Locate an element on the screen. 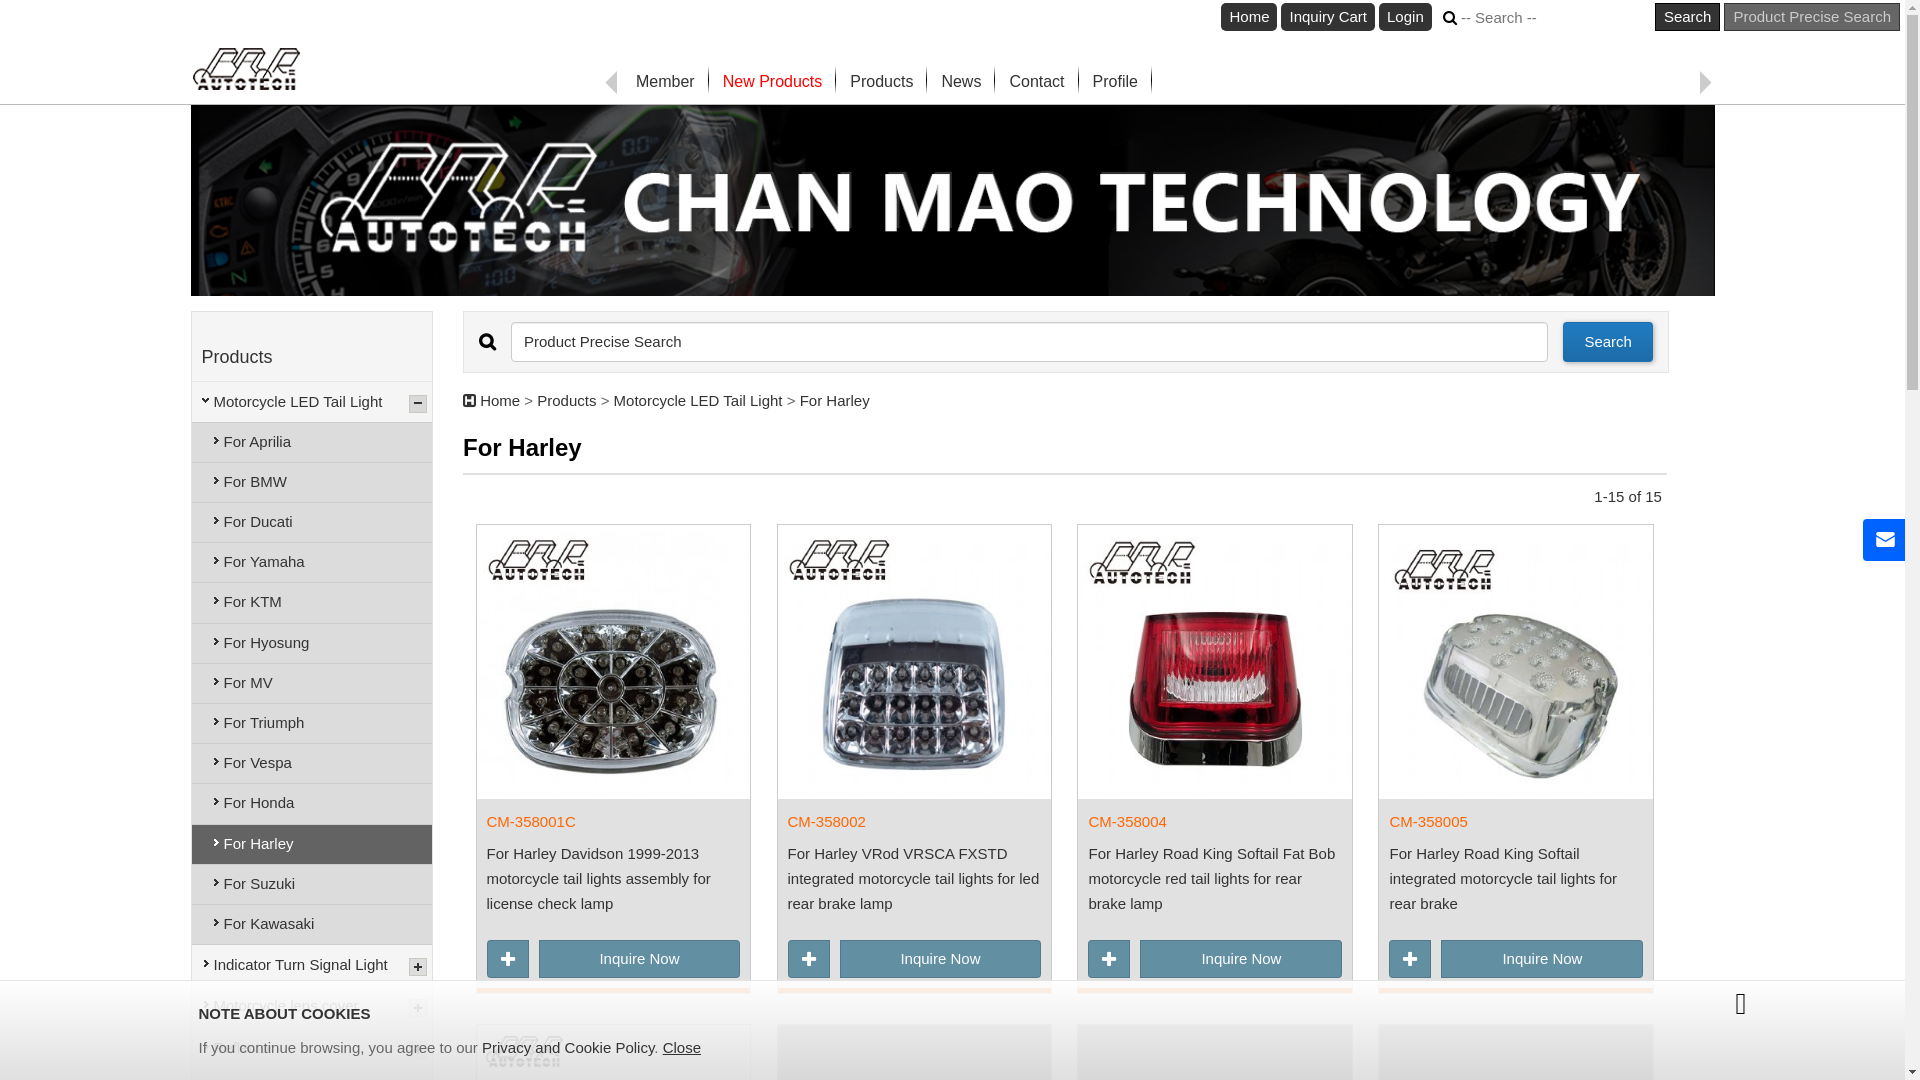 The image size is (1920, 1080). 'Contact' is located at coordinates (1036, 80).